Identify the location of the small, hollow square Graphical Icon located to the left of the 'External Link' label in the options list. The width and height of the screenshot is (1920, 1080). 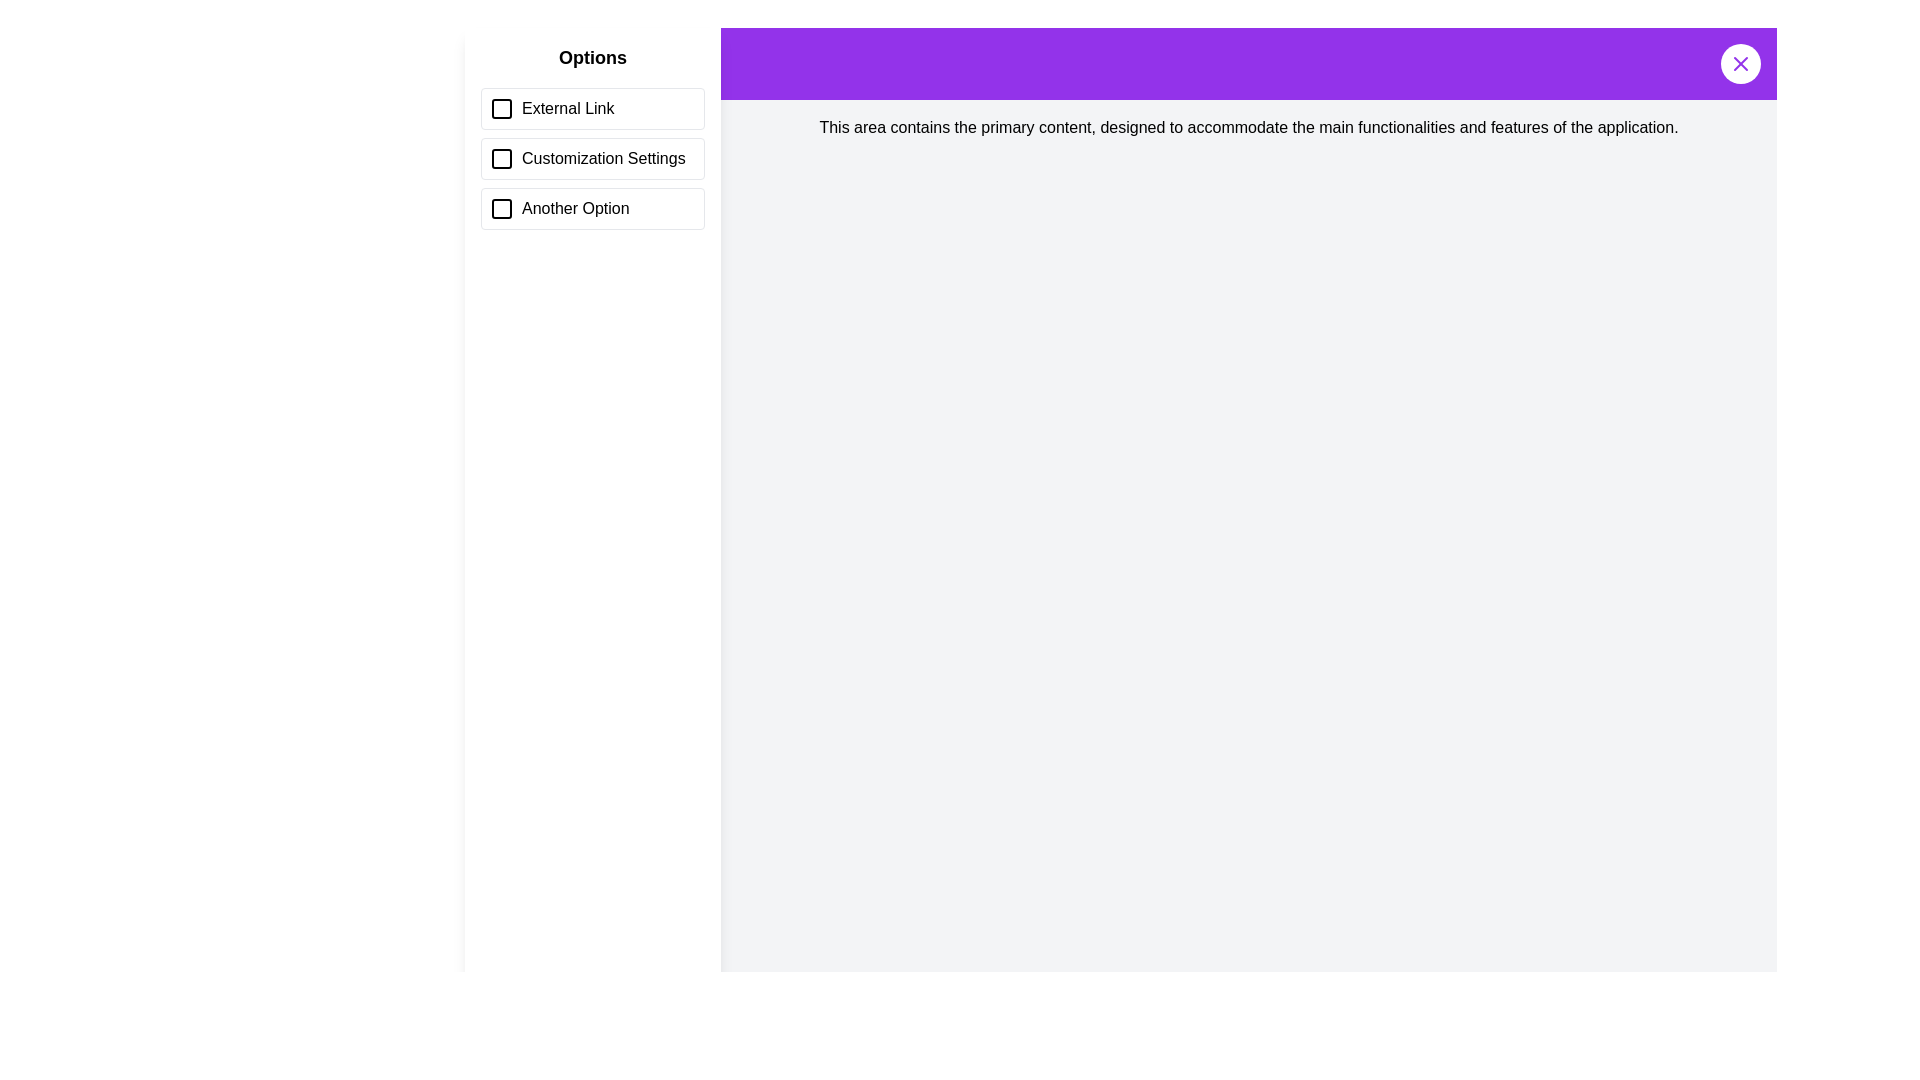
(502, 108).